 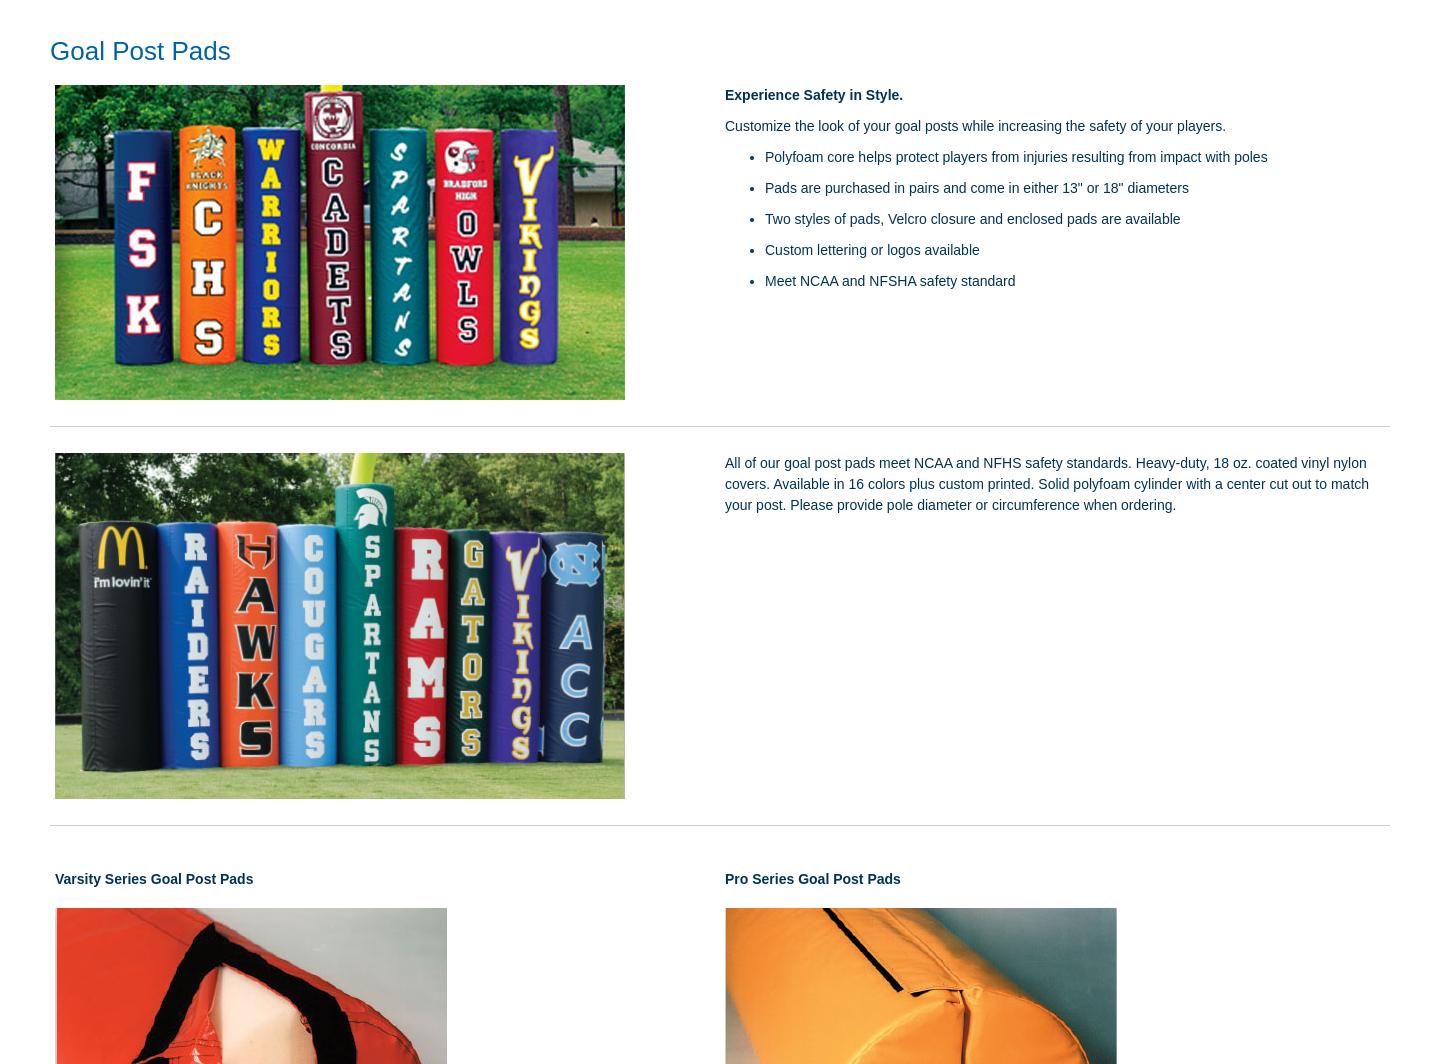 What do you see at coordinates (724, 878) in the screenshot?
I see `'Pro Series Goal Post Pads'` at bounding box center [724, 878].